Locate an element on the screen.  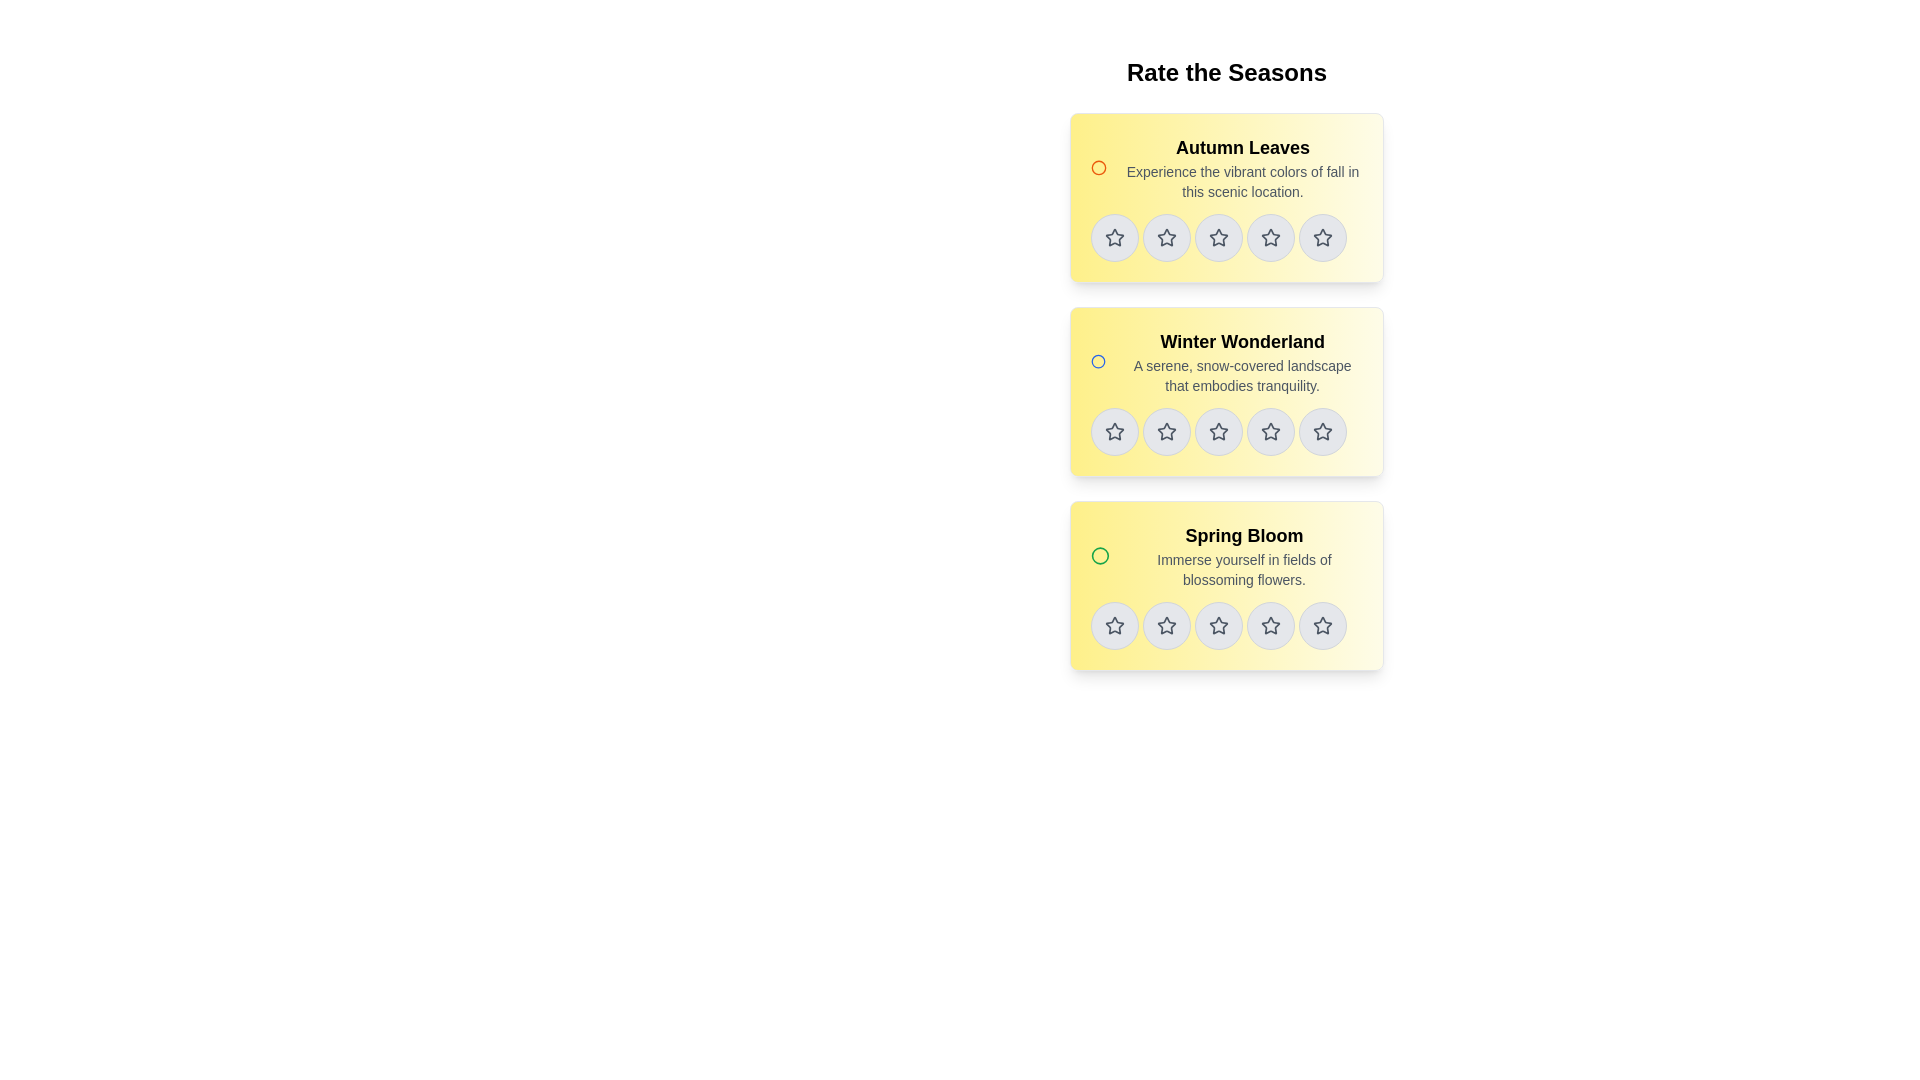
the text label that reads 'Immerse yourself in fields of blossoming flowers.' which is styled in a smaller, lighter gray font and located within the 'Spring Bloom' card beneath the bold title is located at coordinates (1243, 570).